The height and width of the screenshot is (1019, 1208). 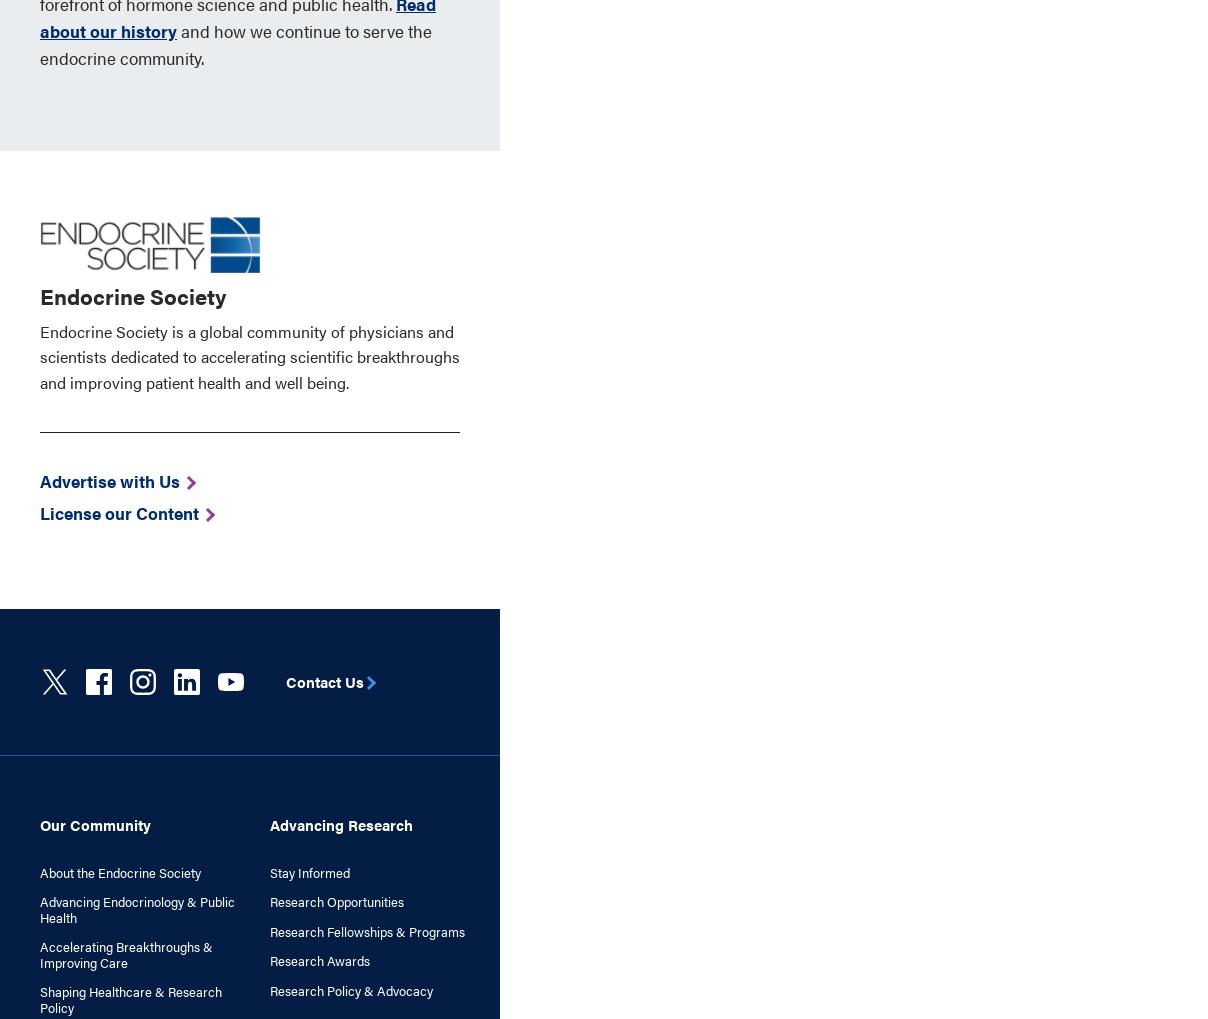 What do you see at coordinates (236, 42) in the screenshot?
I see `'and how we continue to serve the endocrine community.'` at bounding box center [236, 42].